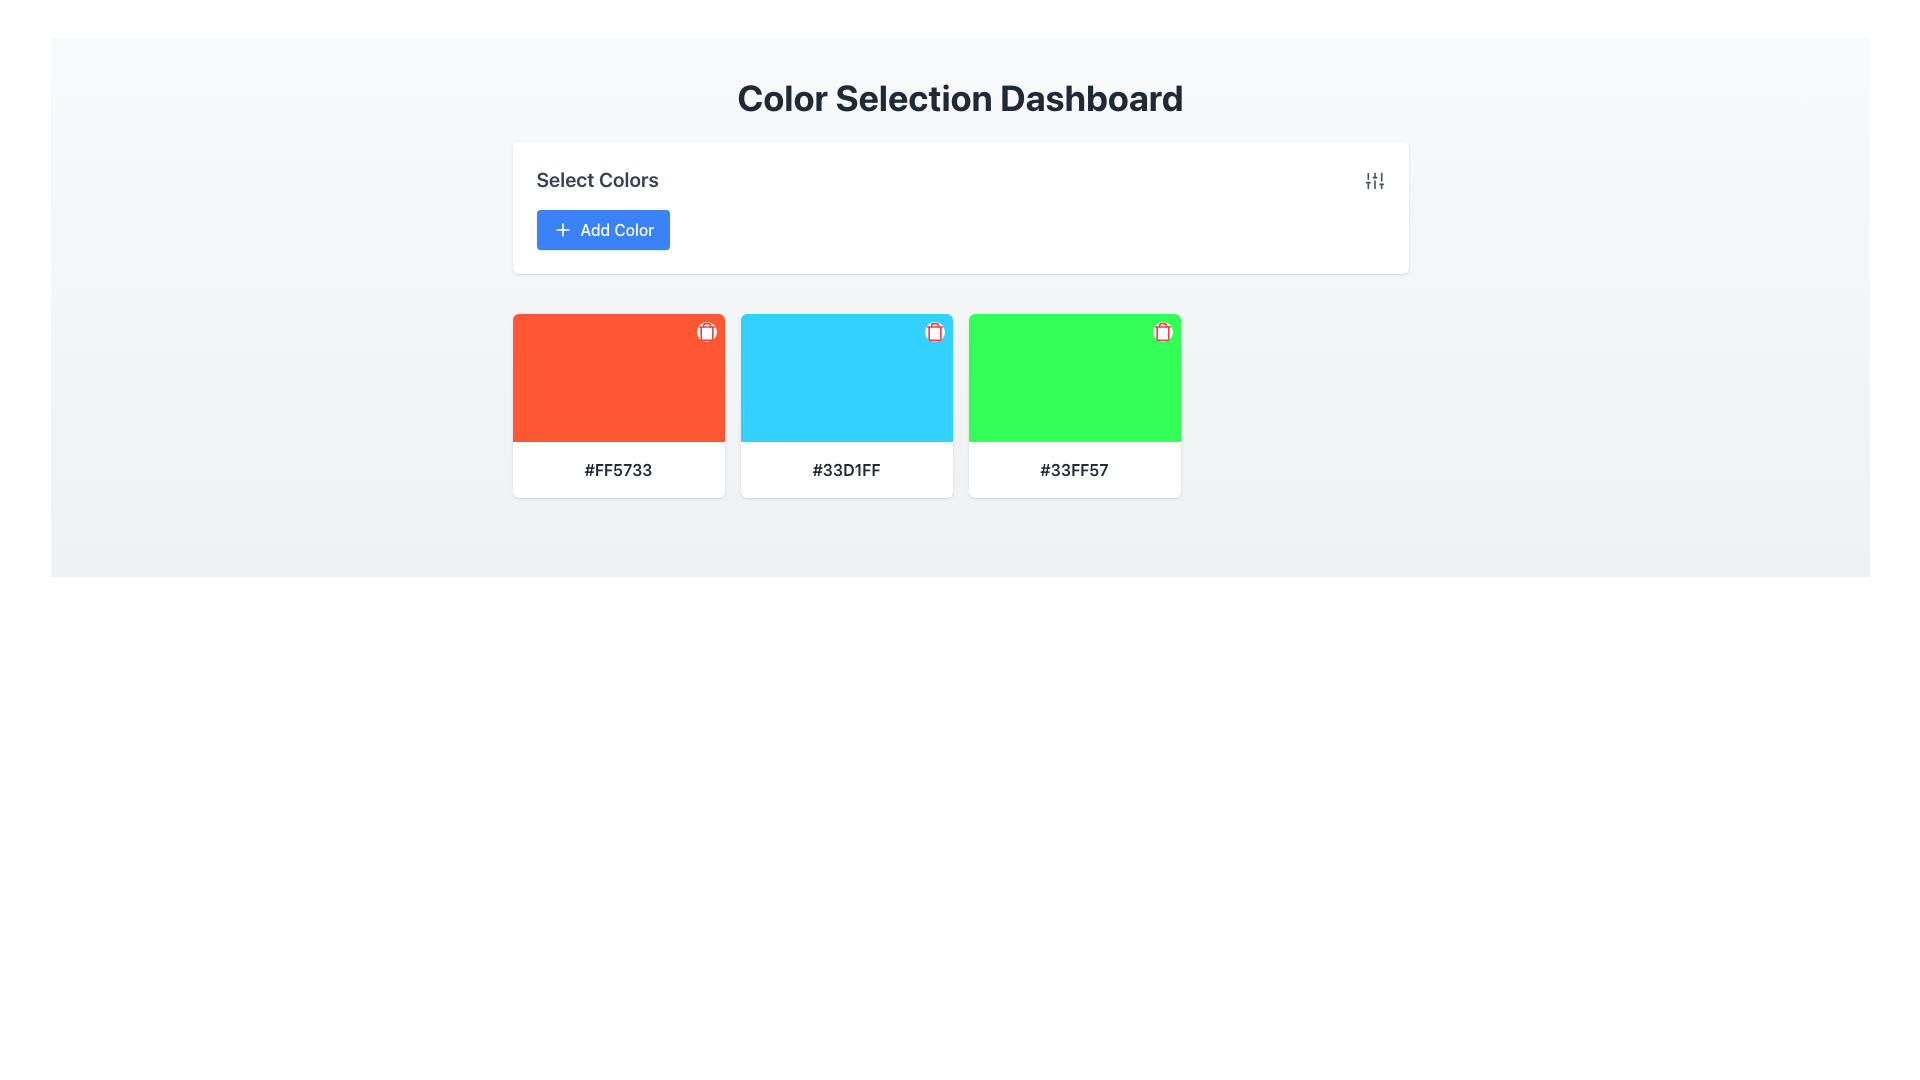 Image resolution: width=1920 pixels, height=1080 pixels. What do you see at coordinates (1073, 405) in the screenshot?
I see `the color selection card displaying the hexadecimal code for color, located in the third column of the grid layout` at bounding box center [1073, 405].